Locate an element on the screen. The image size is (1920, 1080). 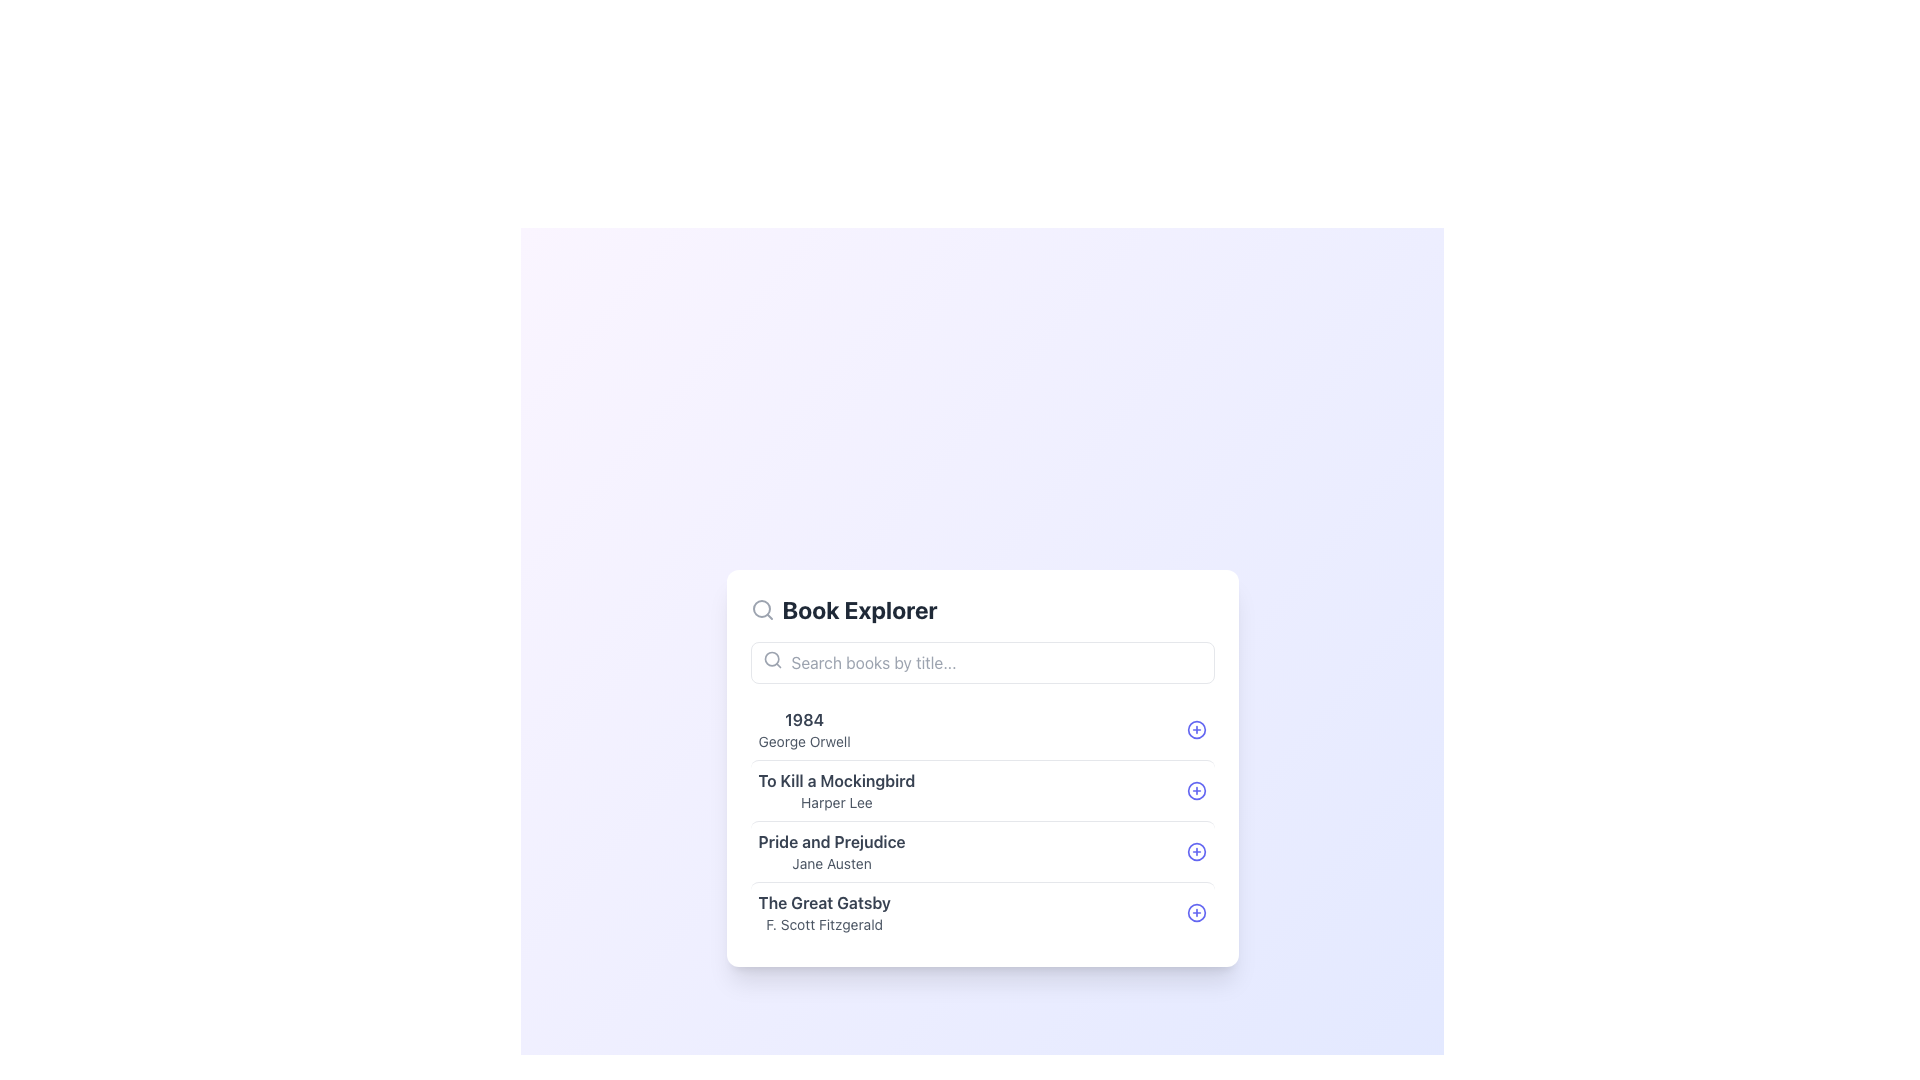
the magnifying glass icon representing the search function, located to the left of the 'Book Explorer' title is located at coordinates (761, 608).